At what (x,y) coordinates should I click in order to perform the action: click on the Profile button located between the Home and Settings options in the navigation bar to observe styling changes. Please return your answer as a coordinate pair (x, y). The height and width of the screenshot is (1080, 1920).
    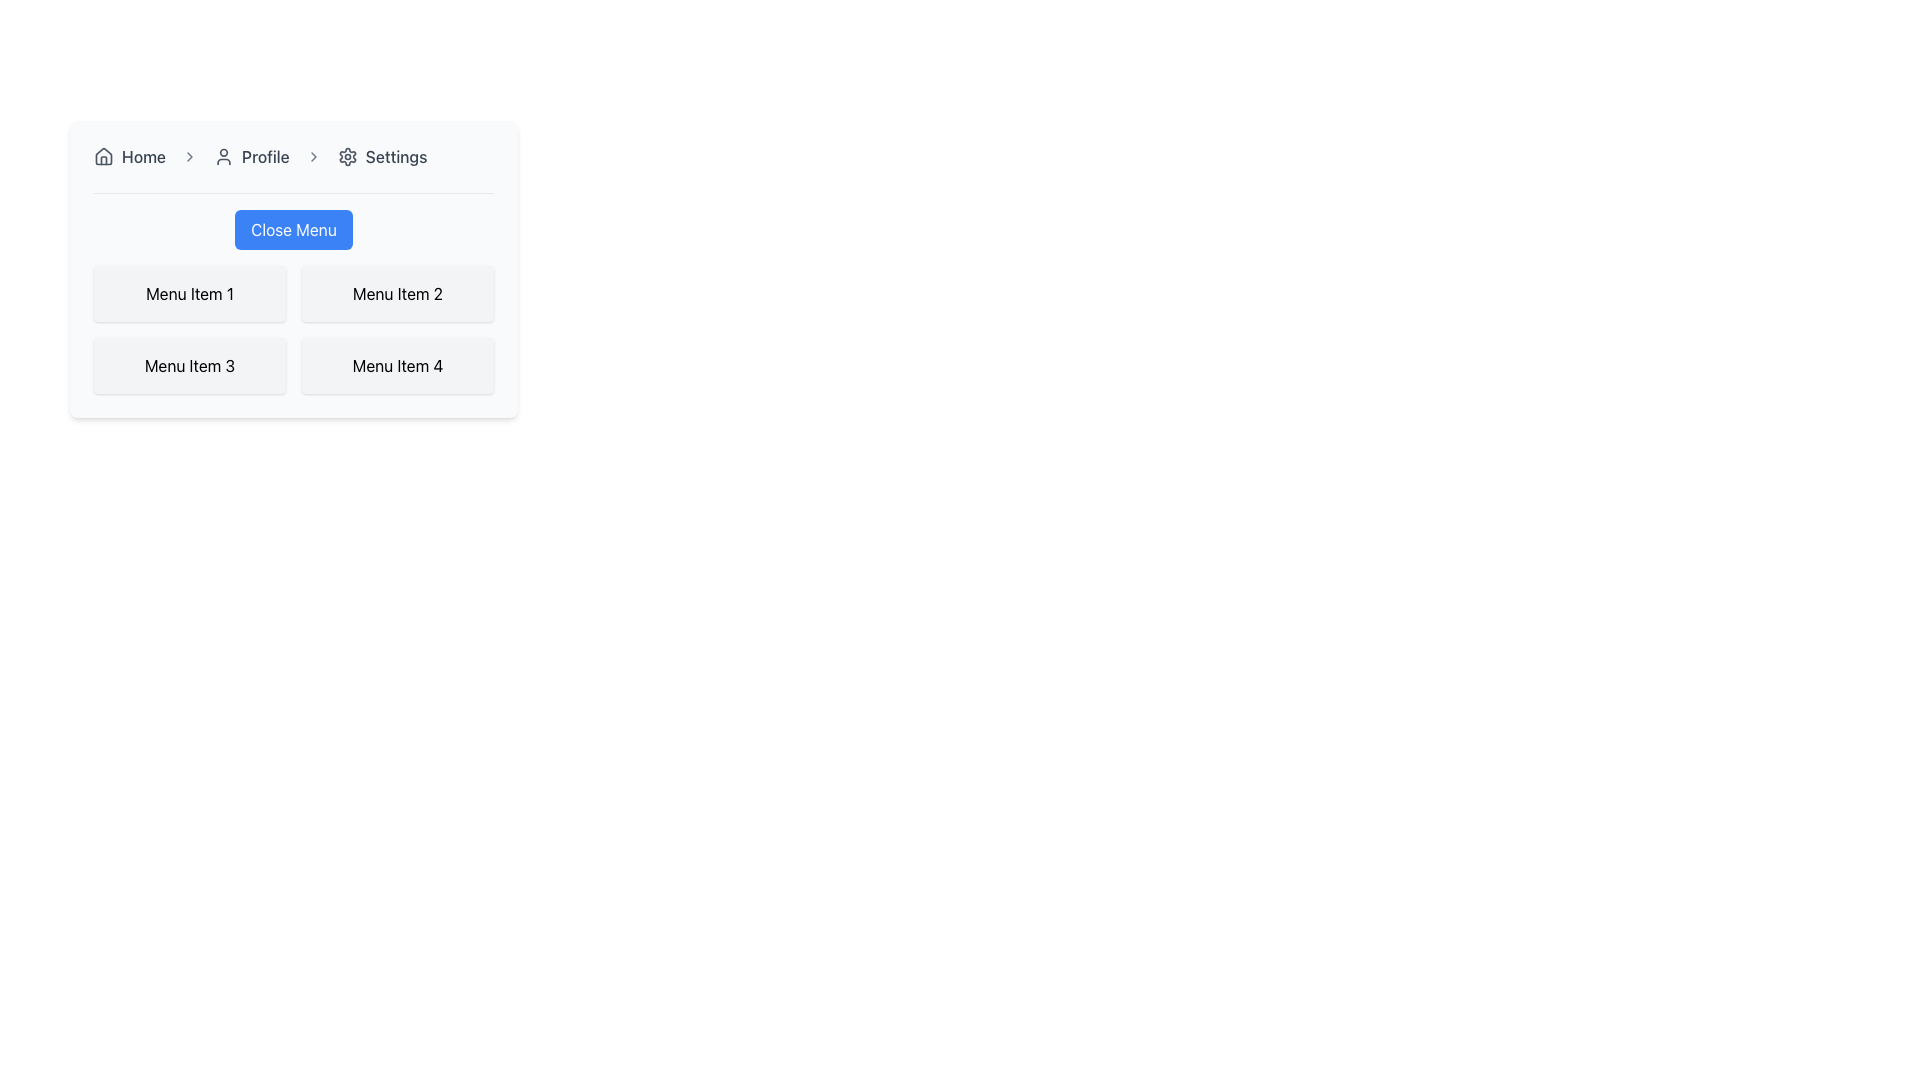
    Looking at the image, I should click on (250, 156).